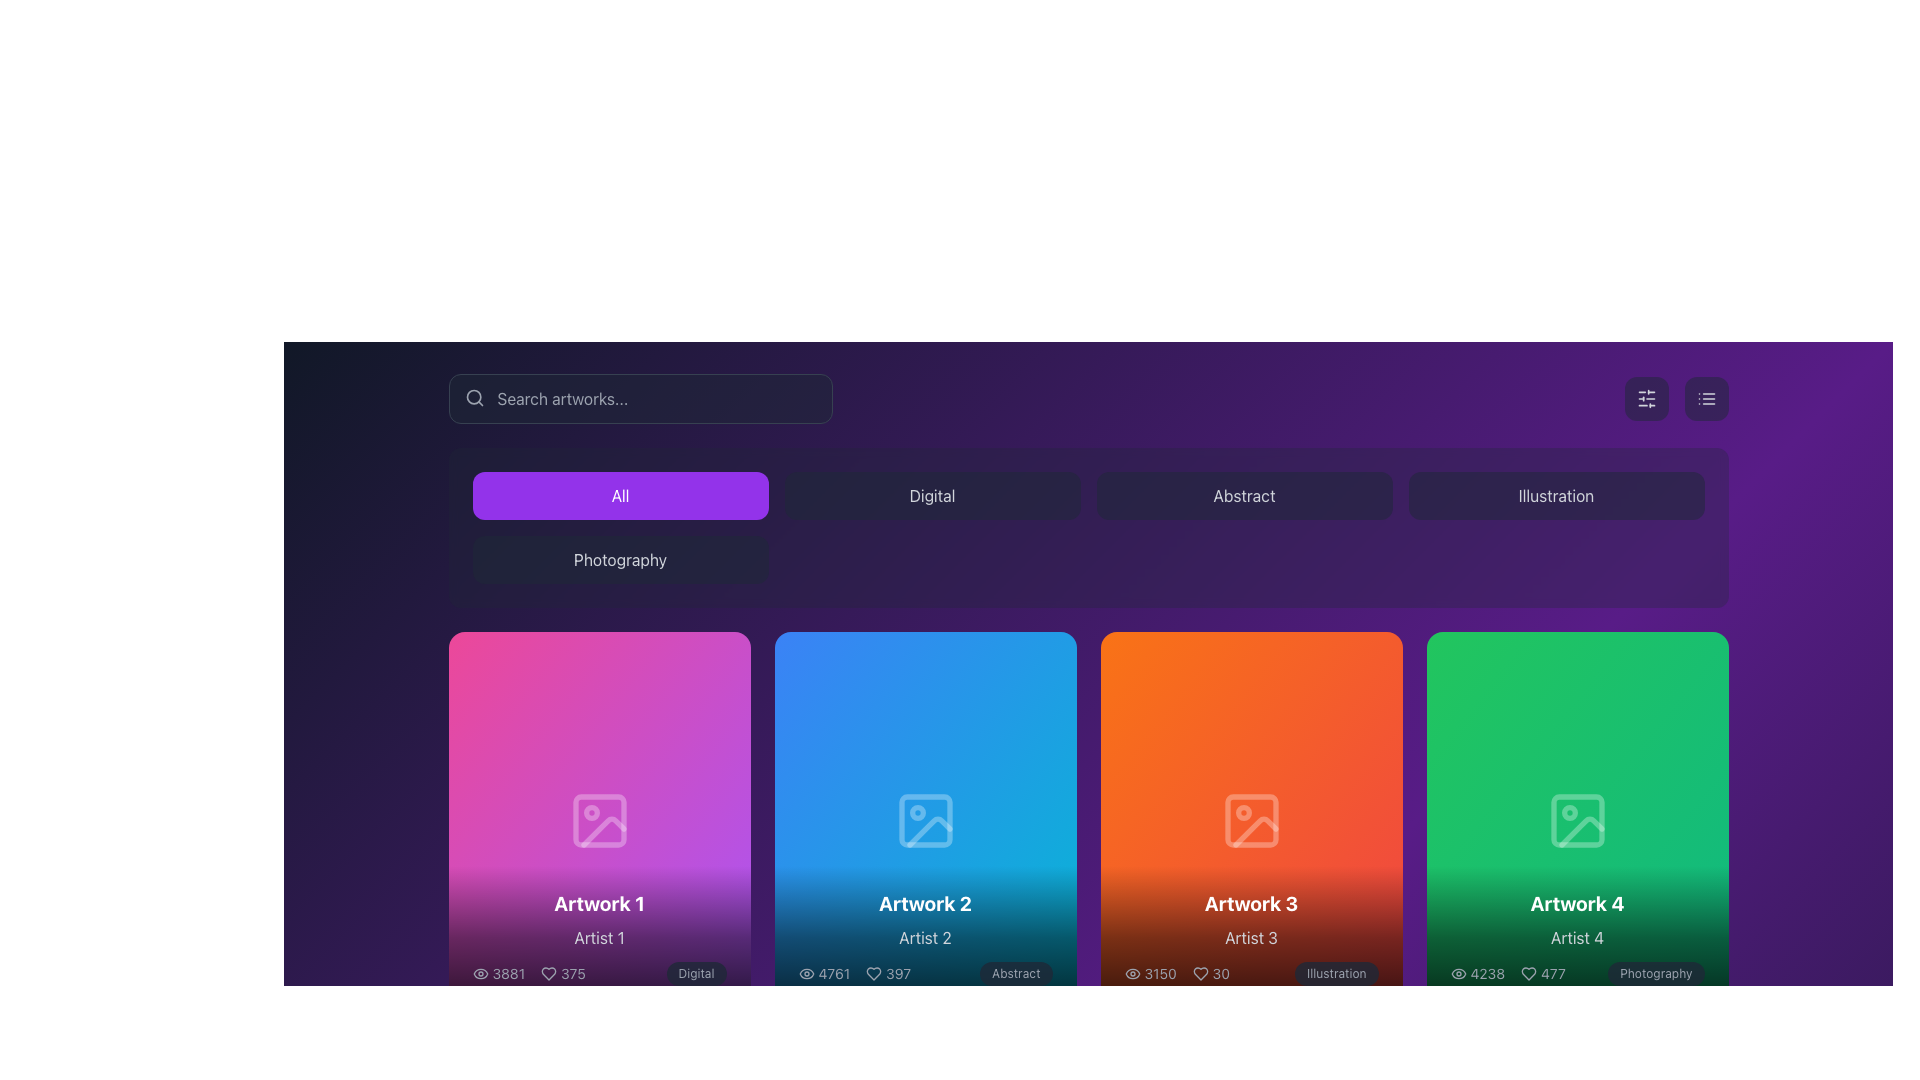 The width and height of the screenshot is (1920, 1080). I want to click on the icon button located in the top-right corner of the interface, so click(1705, 398).